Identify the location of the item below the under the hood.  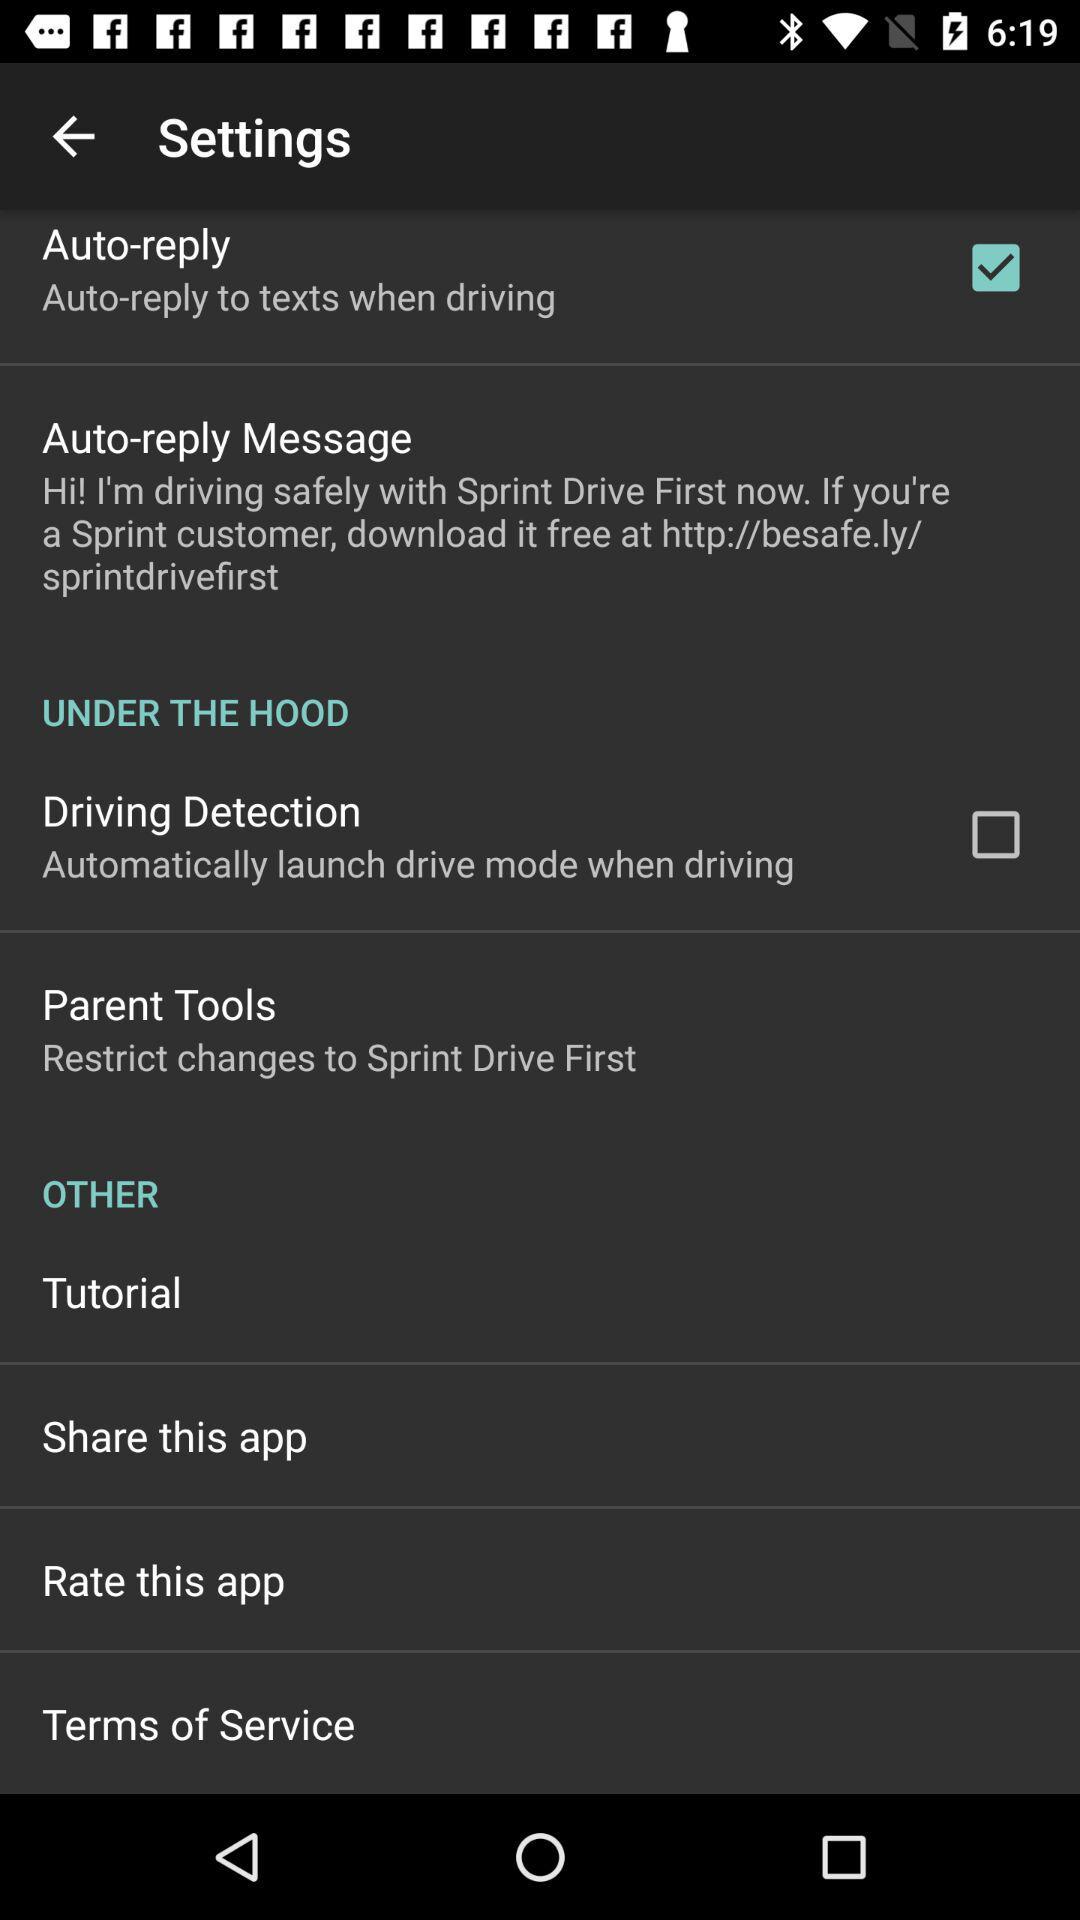
(201, 810).